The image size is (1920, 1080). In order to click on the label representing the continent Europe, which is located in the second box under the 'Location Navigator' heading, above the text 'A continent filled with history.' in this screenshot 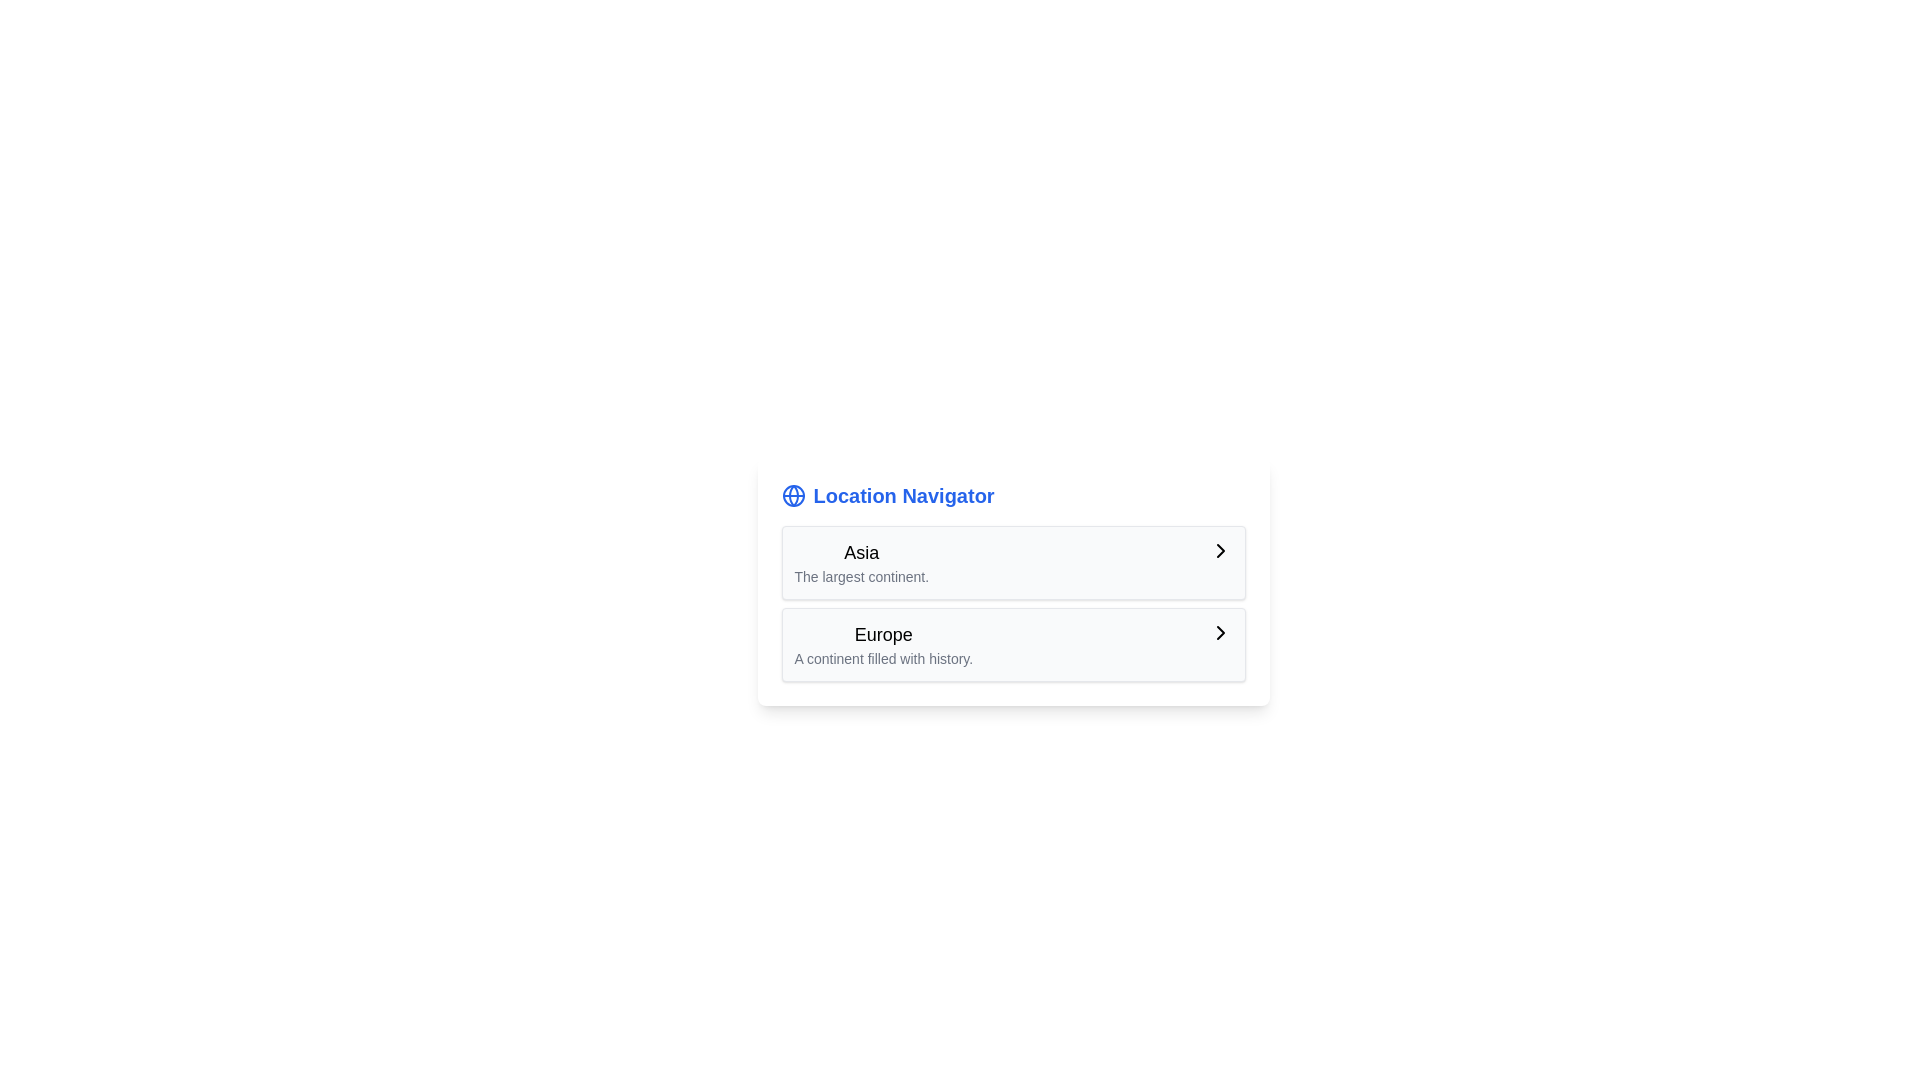, I will do `click(882, 635)`.